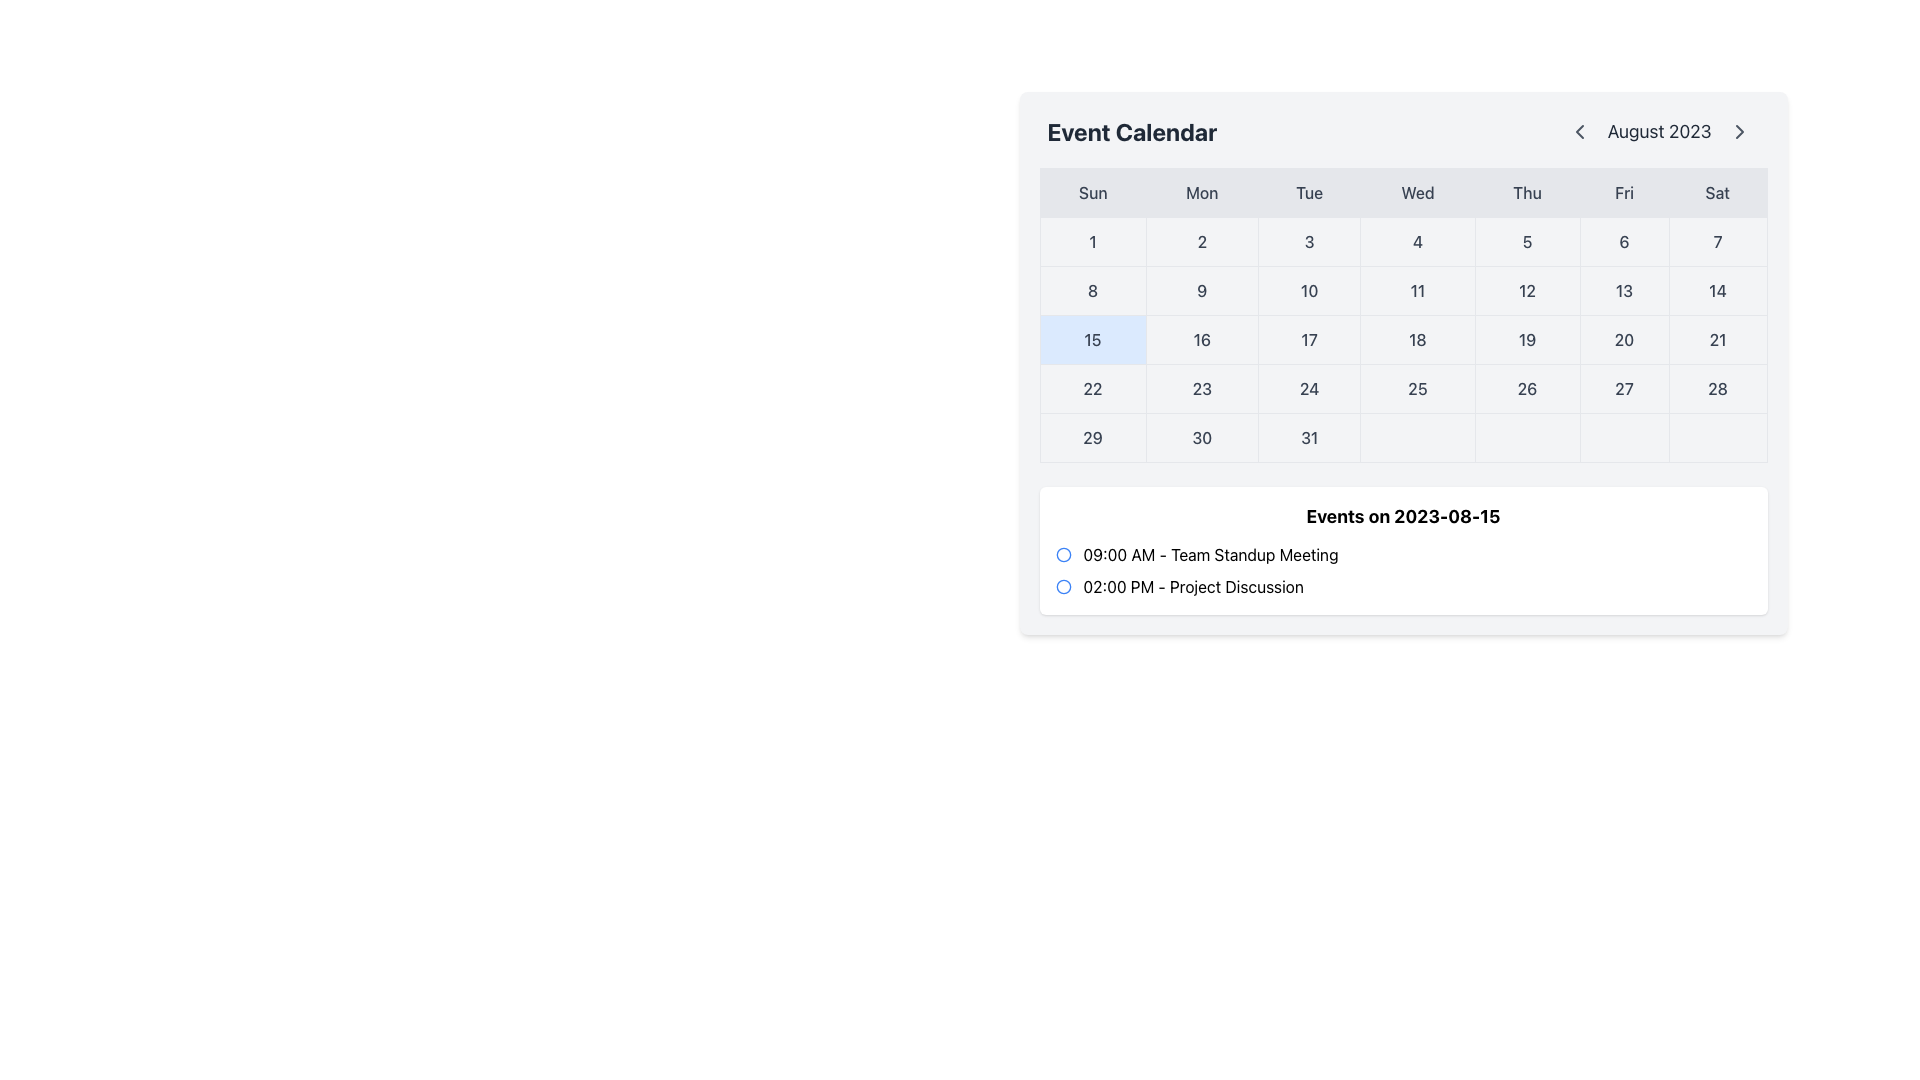 This screenshot has height=1080, width=1920. I want to click on the calendar date cell representing the date '15', so click(1092, 338).